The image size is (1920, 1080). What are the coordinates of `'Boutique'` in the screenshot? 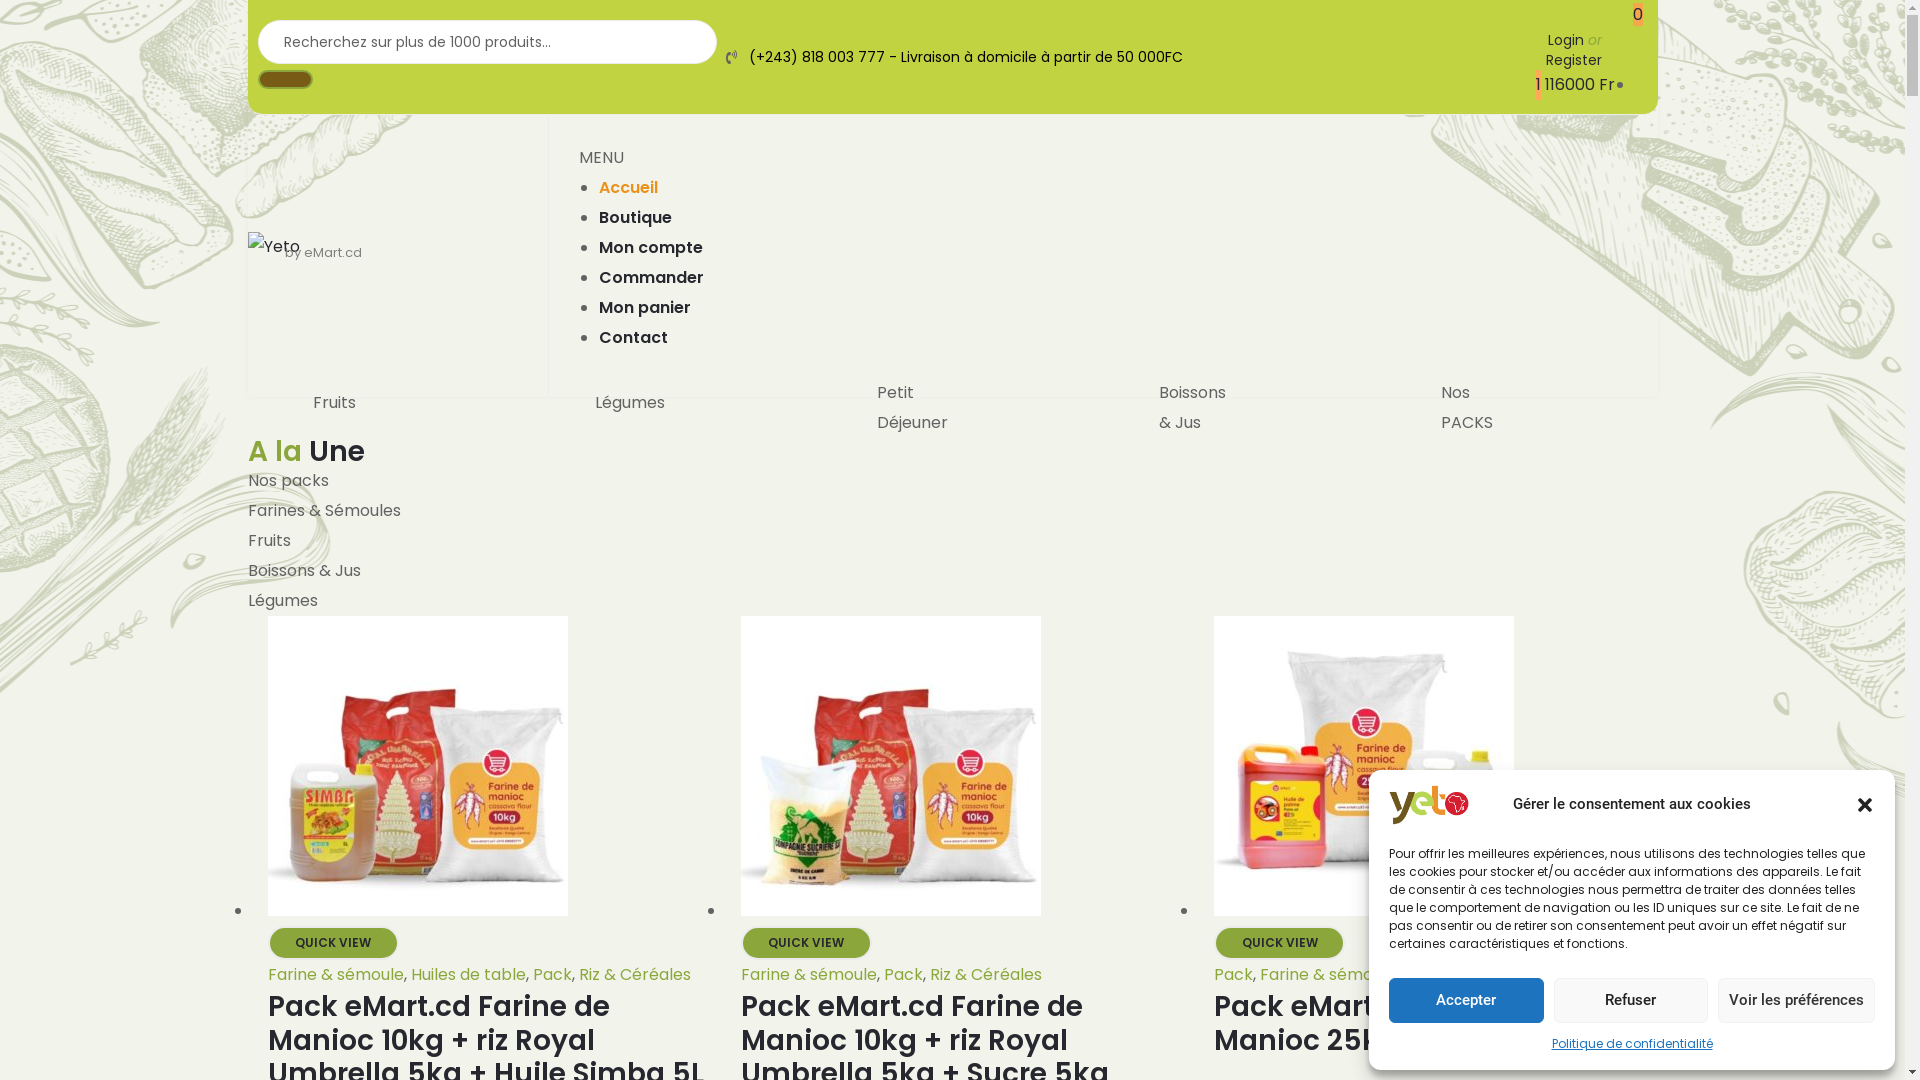 It's located at (634, 217).